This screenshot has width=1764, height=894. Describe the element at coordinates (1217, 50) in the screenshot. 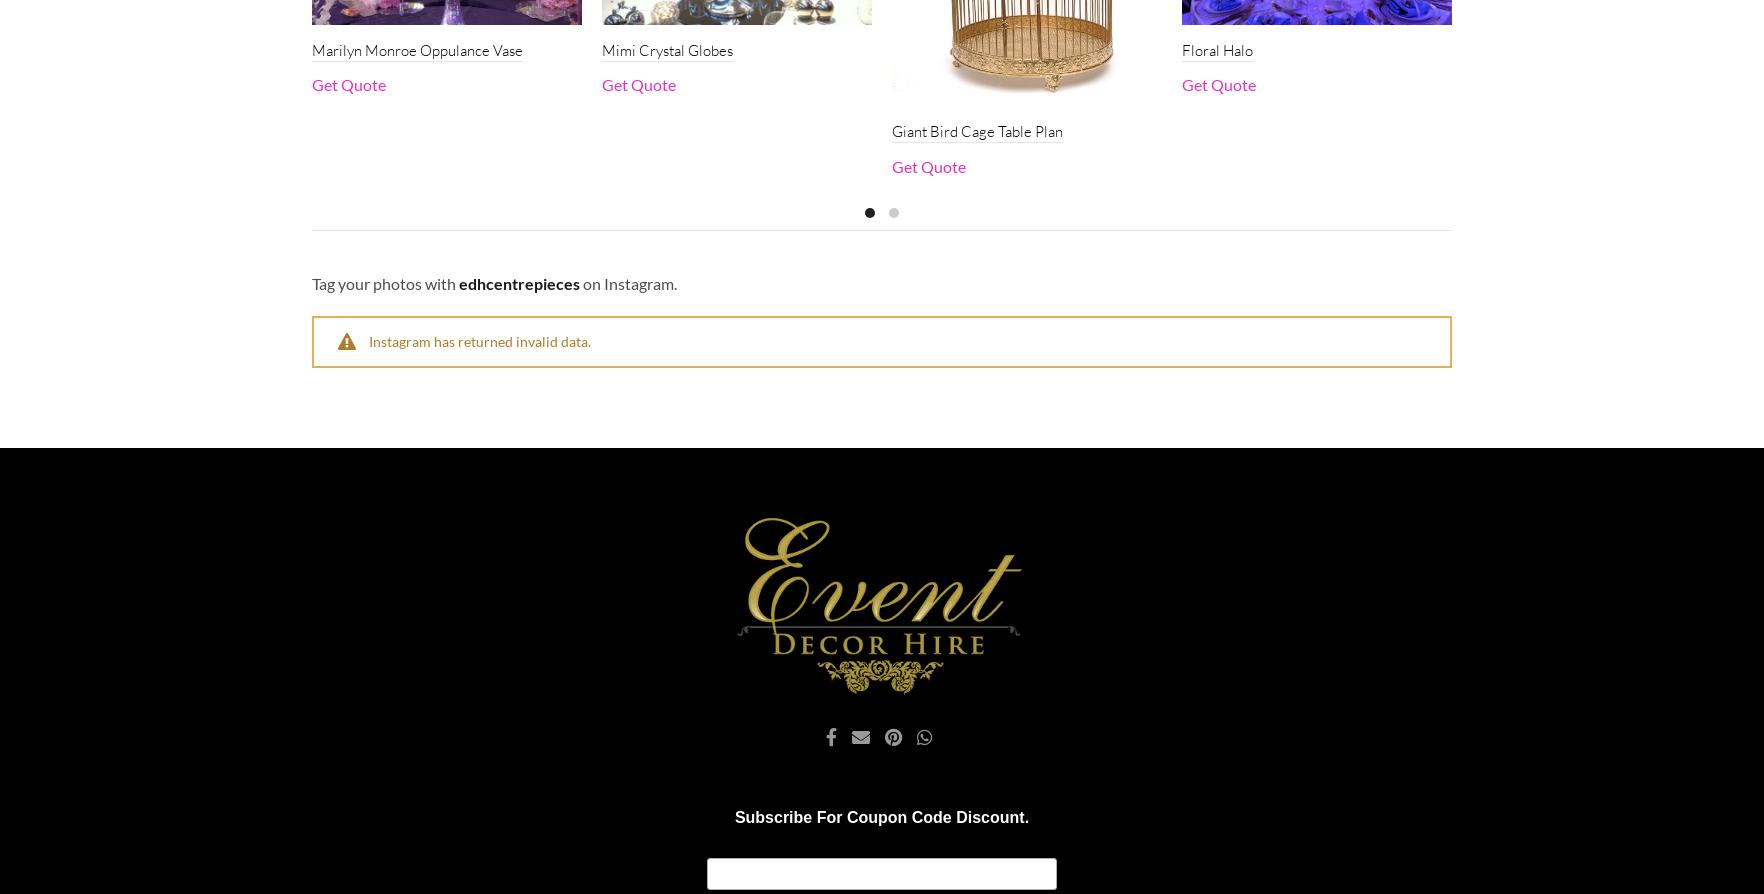

I see `'Floral Halo'` at that location.